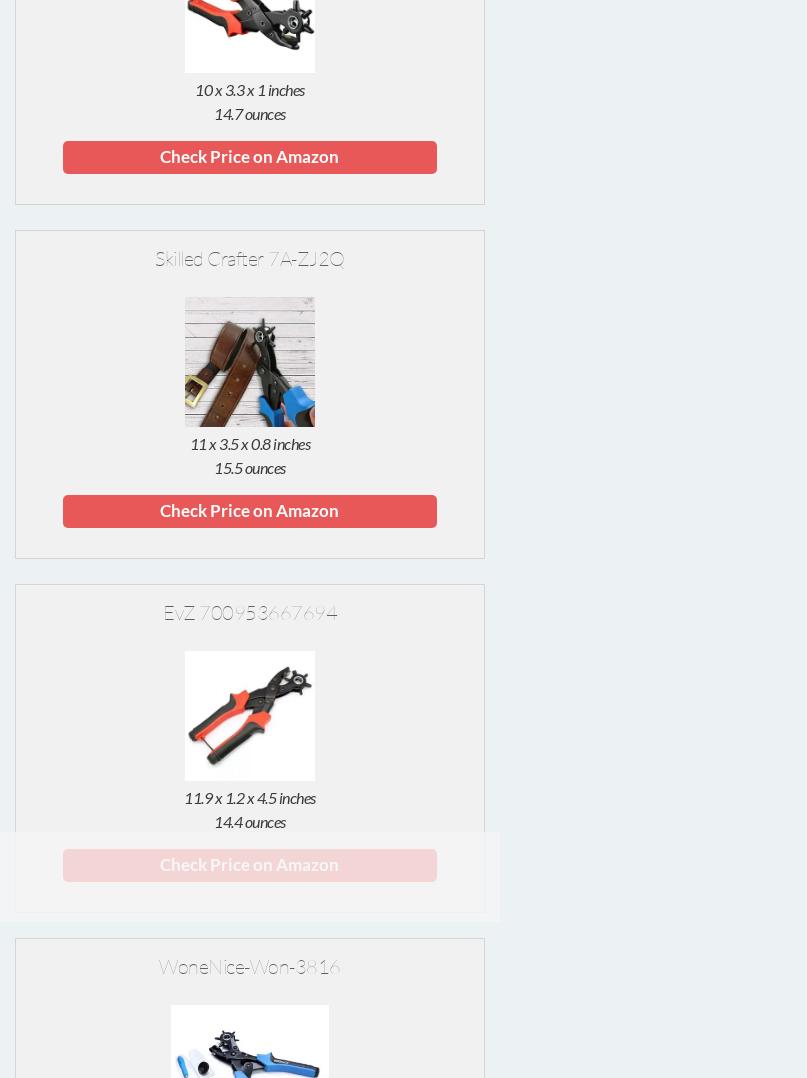  Describe the element at coordinates (248, 112) in the screenshot. I see `'14.7 ounces'` at that location.